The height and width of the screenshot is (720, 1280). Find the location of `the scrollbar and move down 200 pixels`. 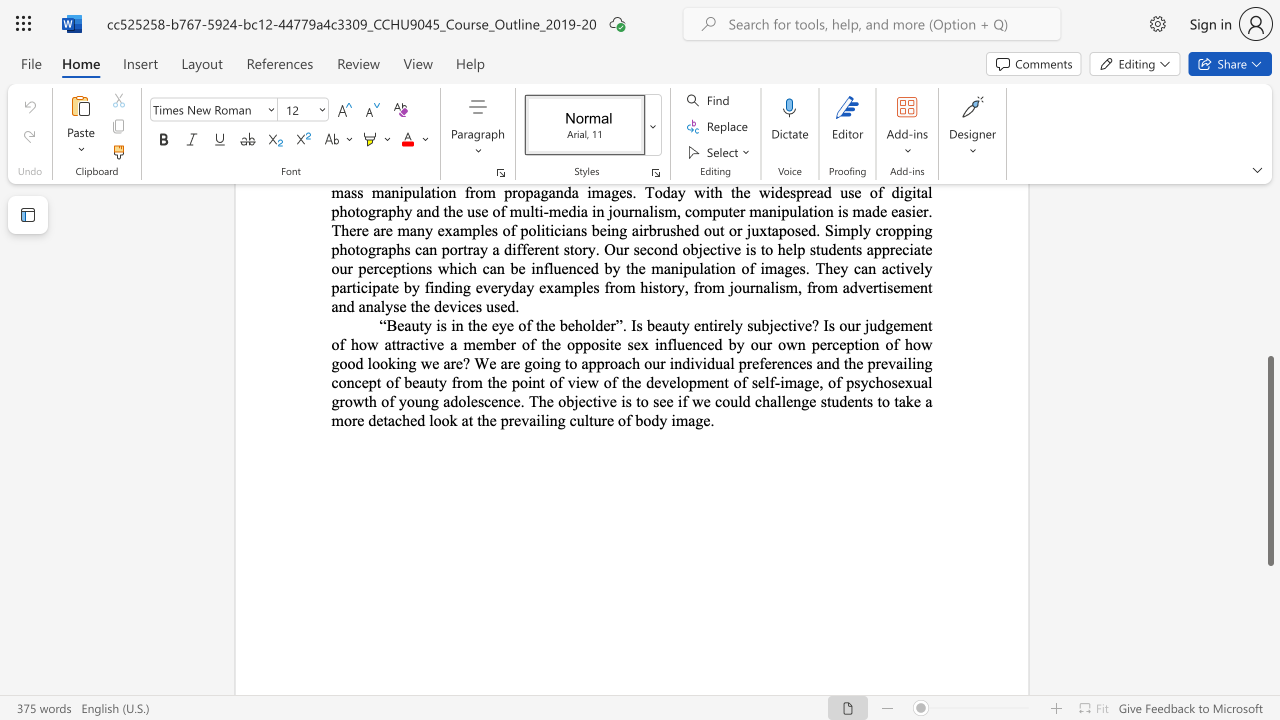

the scrollbar and move down 200 pixels is located at coordinates (1269, 461).